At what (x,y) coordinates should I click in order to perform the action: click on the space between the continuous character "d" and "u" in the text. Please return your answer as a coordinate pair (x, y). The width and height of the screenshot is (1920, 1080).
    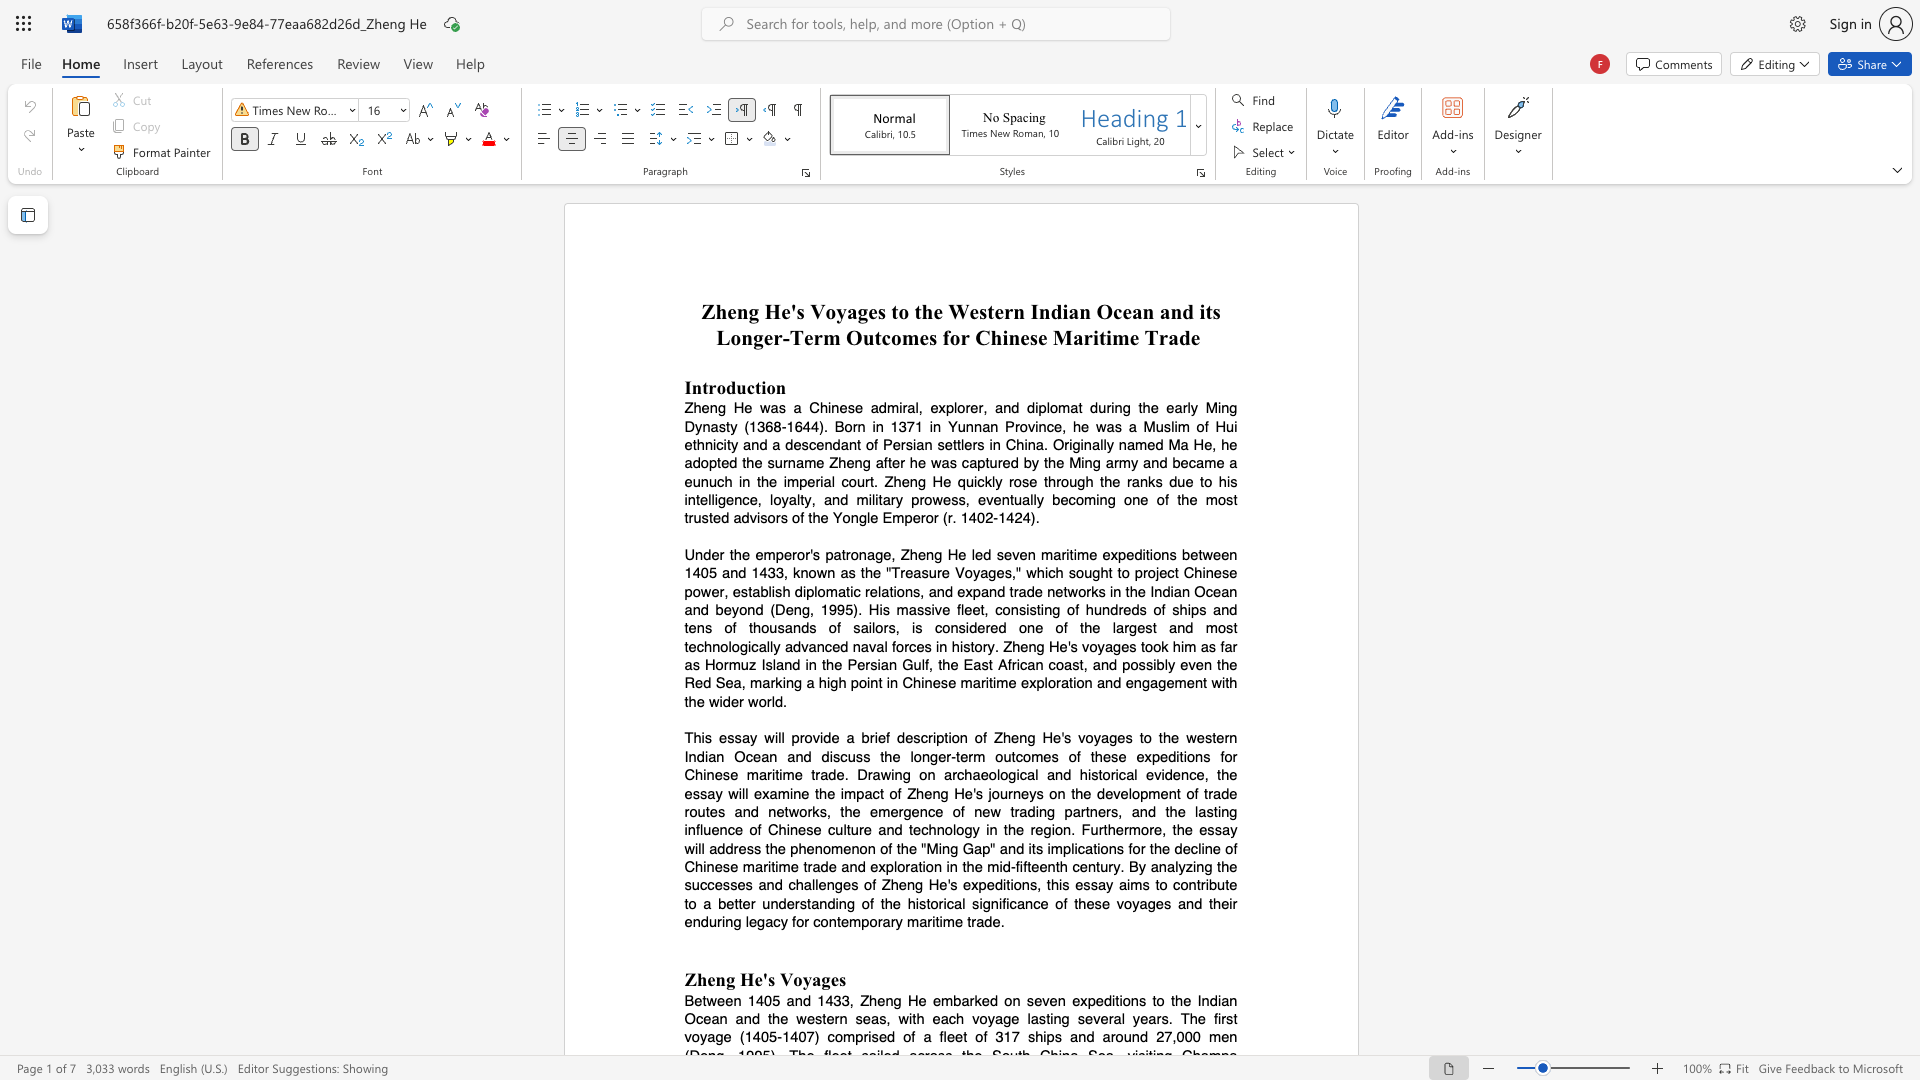
    Looking at the image, I should click on (735, 387).